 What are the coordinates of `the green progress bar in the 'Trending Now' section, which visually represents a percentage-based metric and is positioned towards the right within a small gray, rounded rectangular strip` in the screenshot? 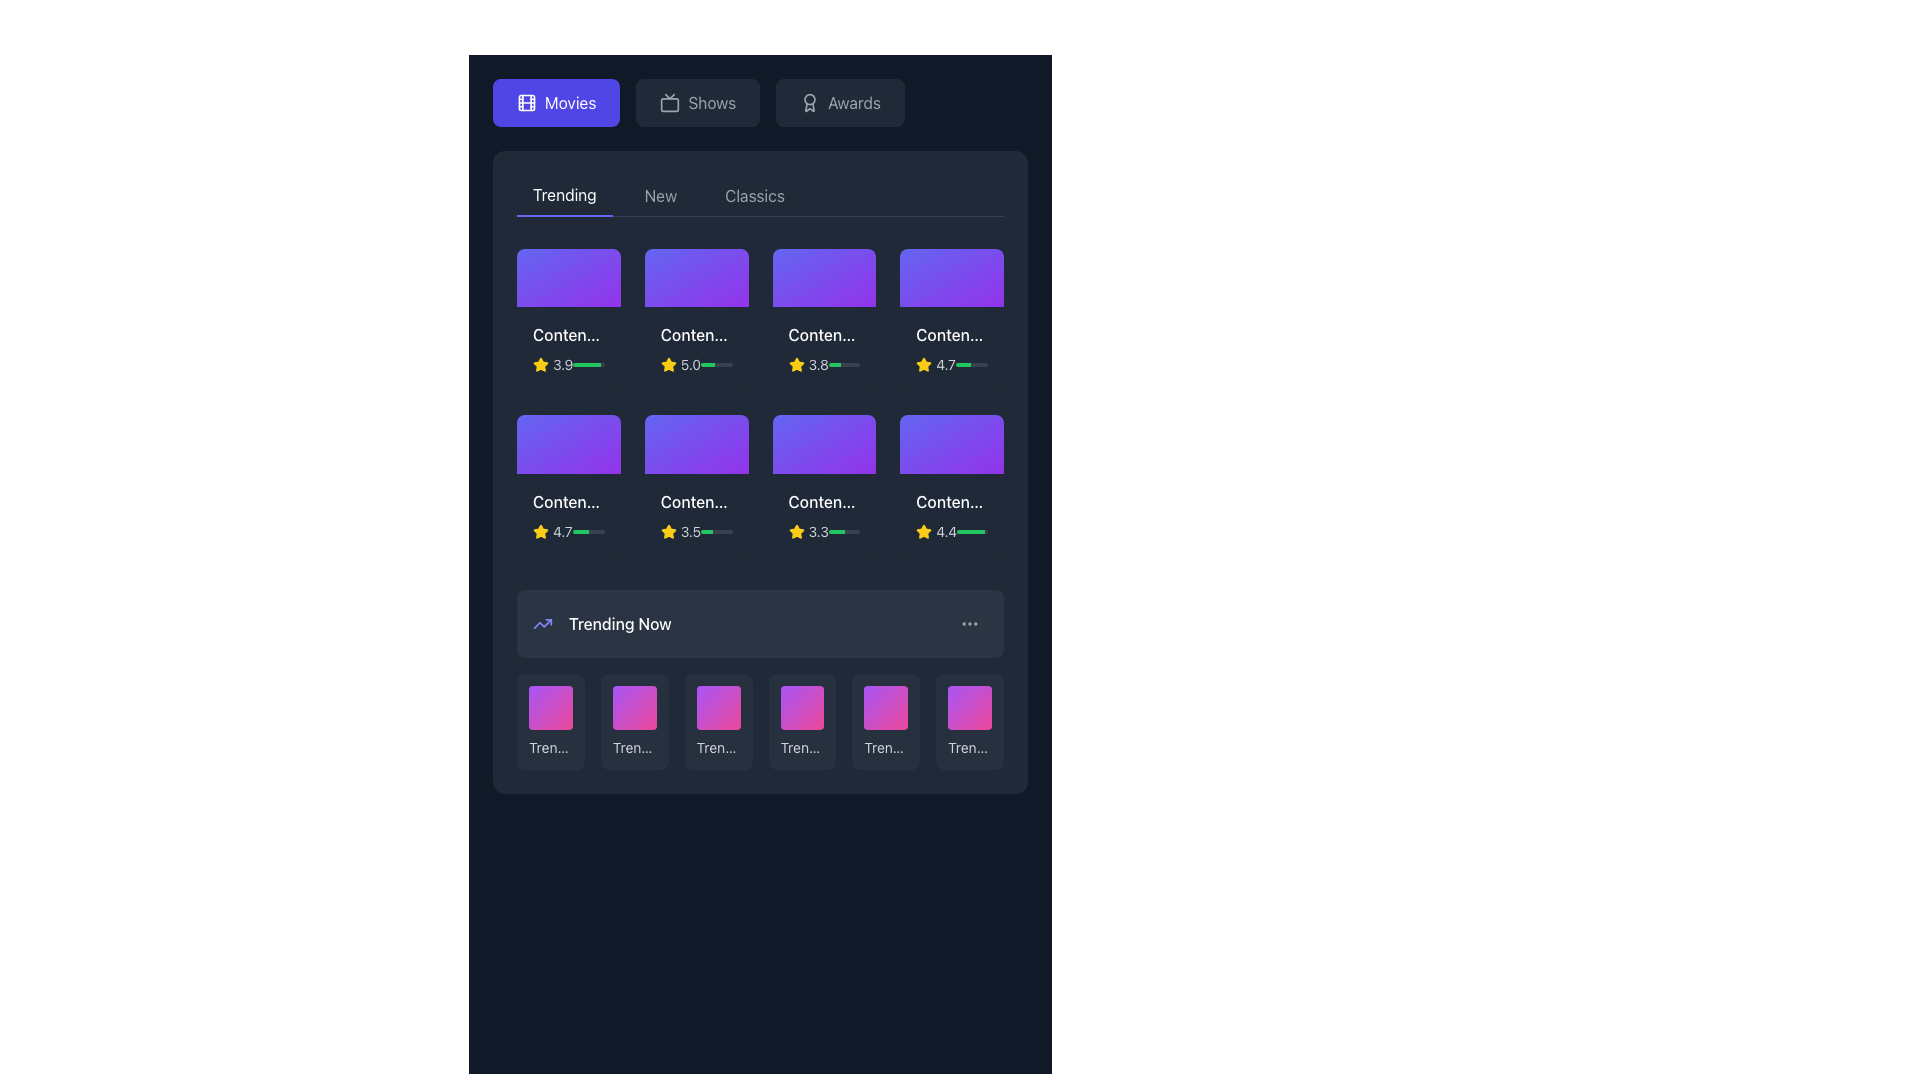 It's located at (971, 530).